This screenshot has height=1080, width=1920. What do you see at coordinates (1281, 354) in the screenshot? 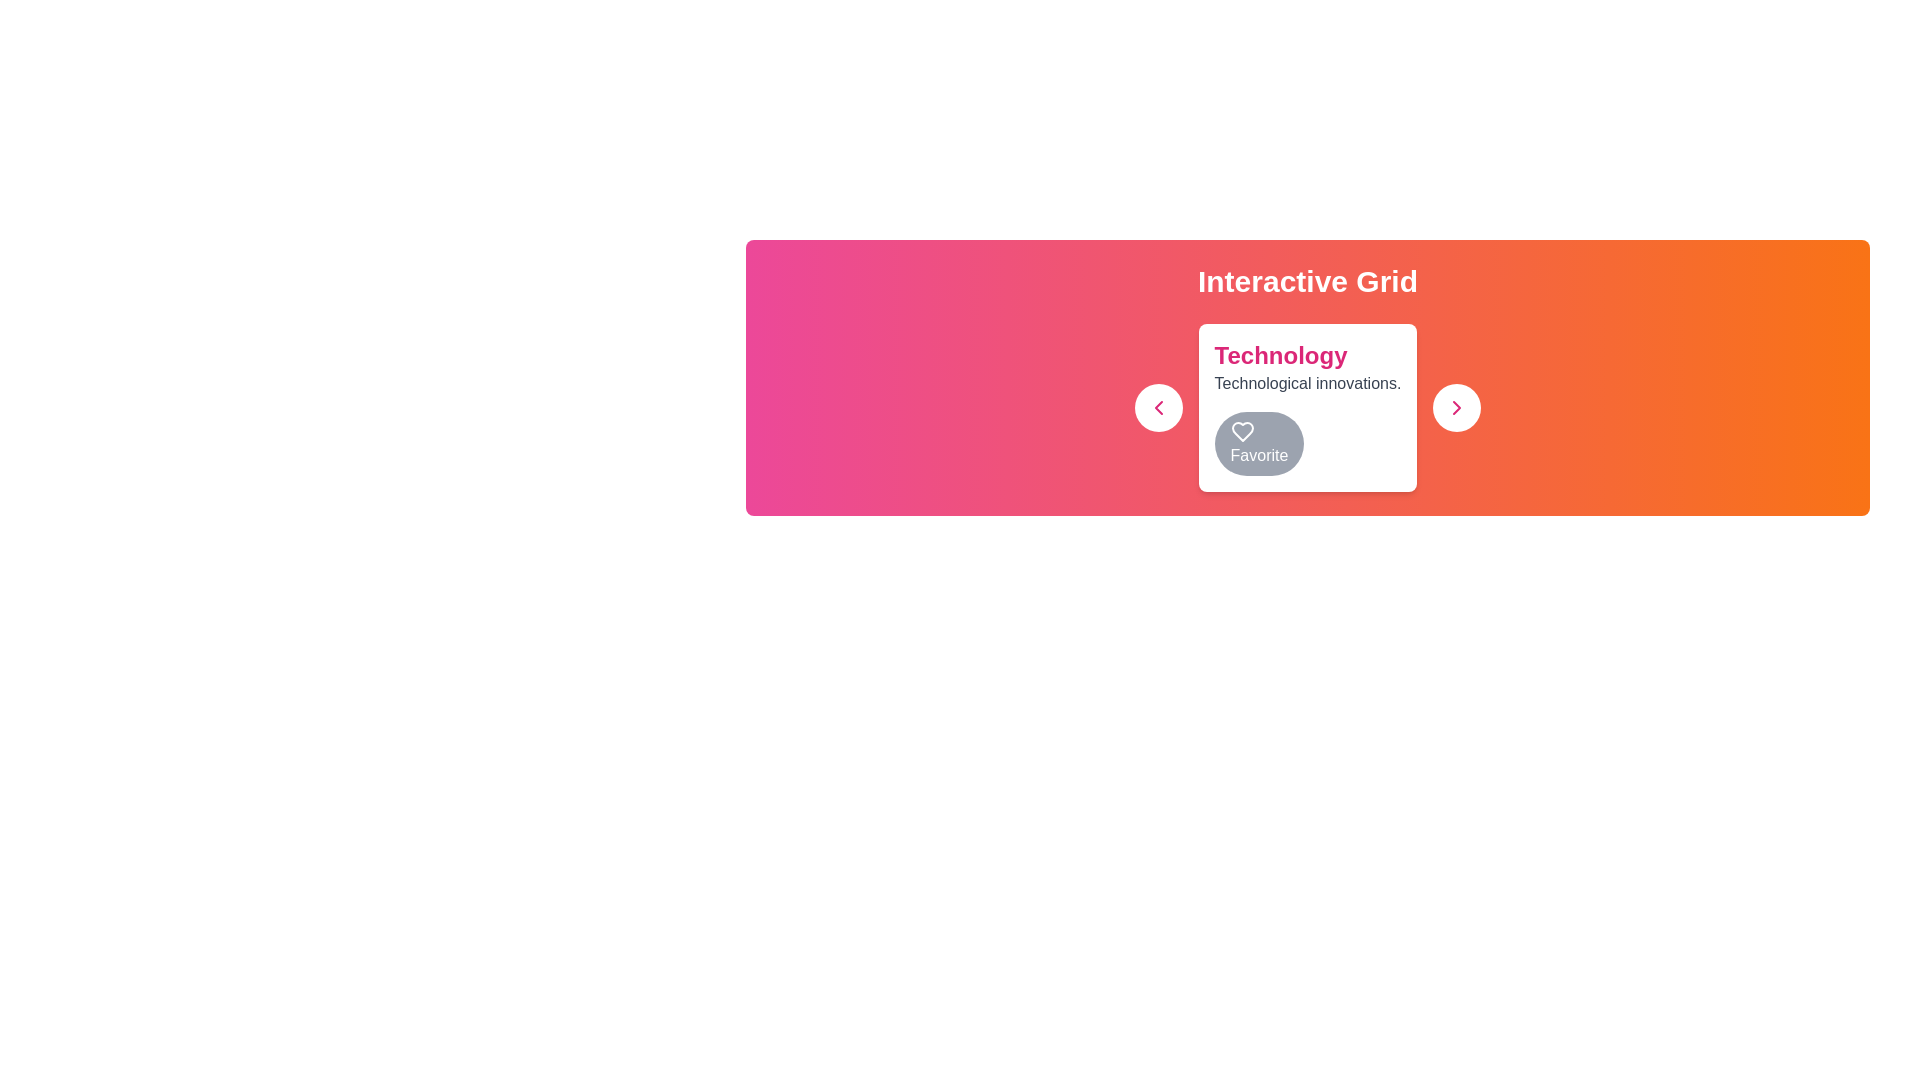
I see `the heading text element that represents the theme or category of the section, located at the top-left of the card` at bounding box center [1281, 354].